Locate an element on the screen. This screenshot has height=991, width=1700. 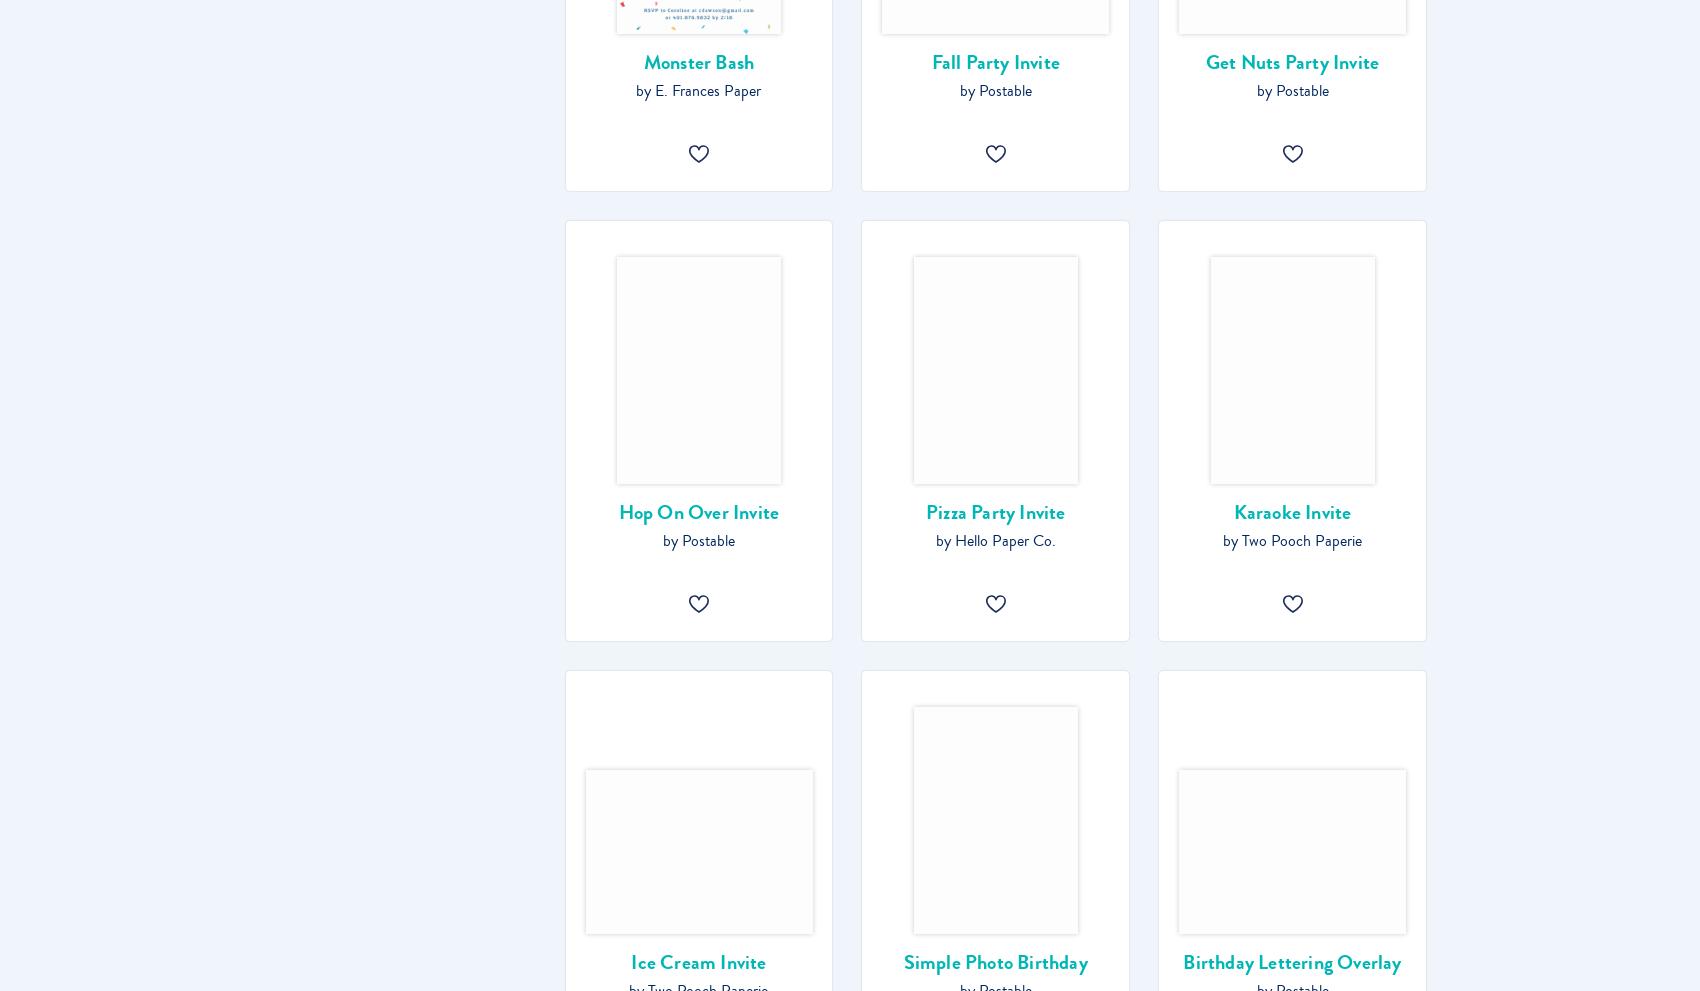
'Fall Party Invite' is located at coordinates (930, 62).